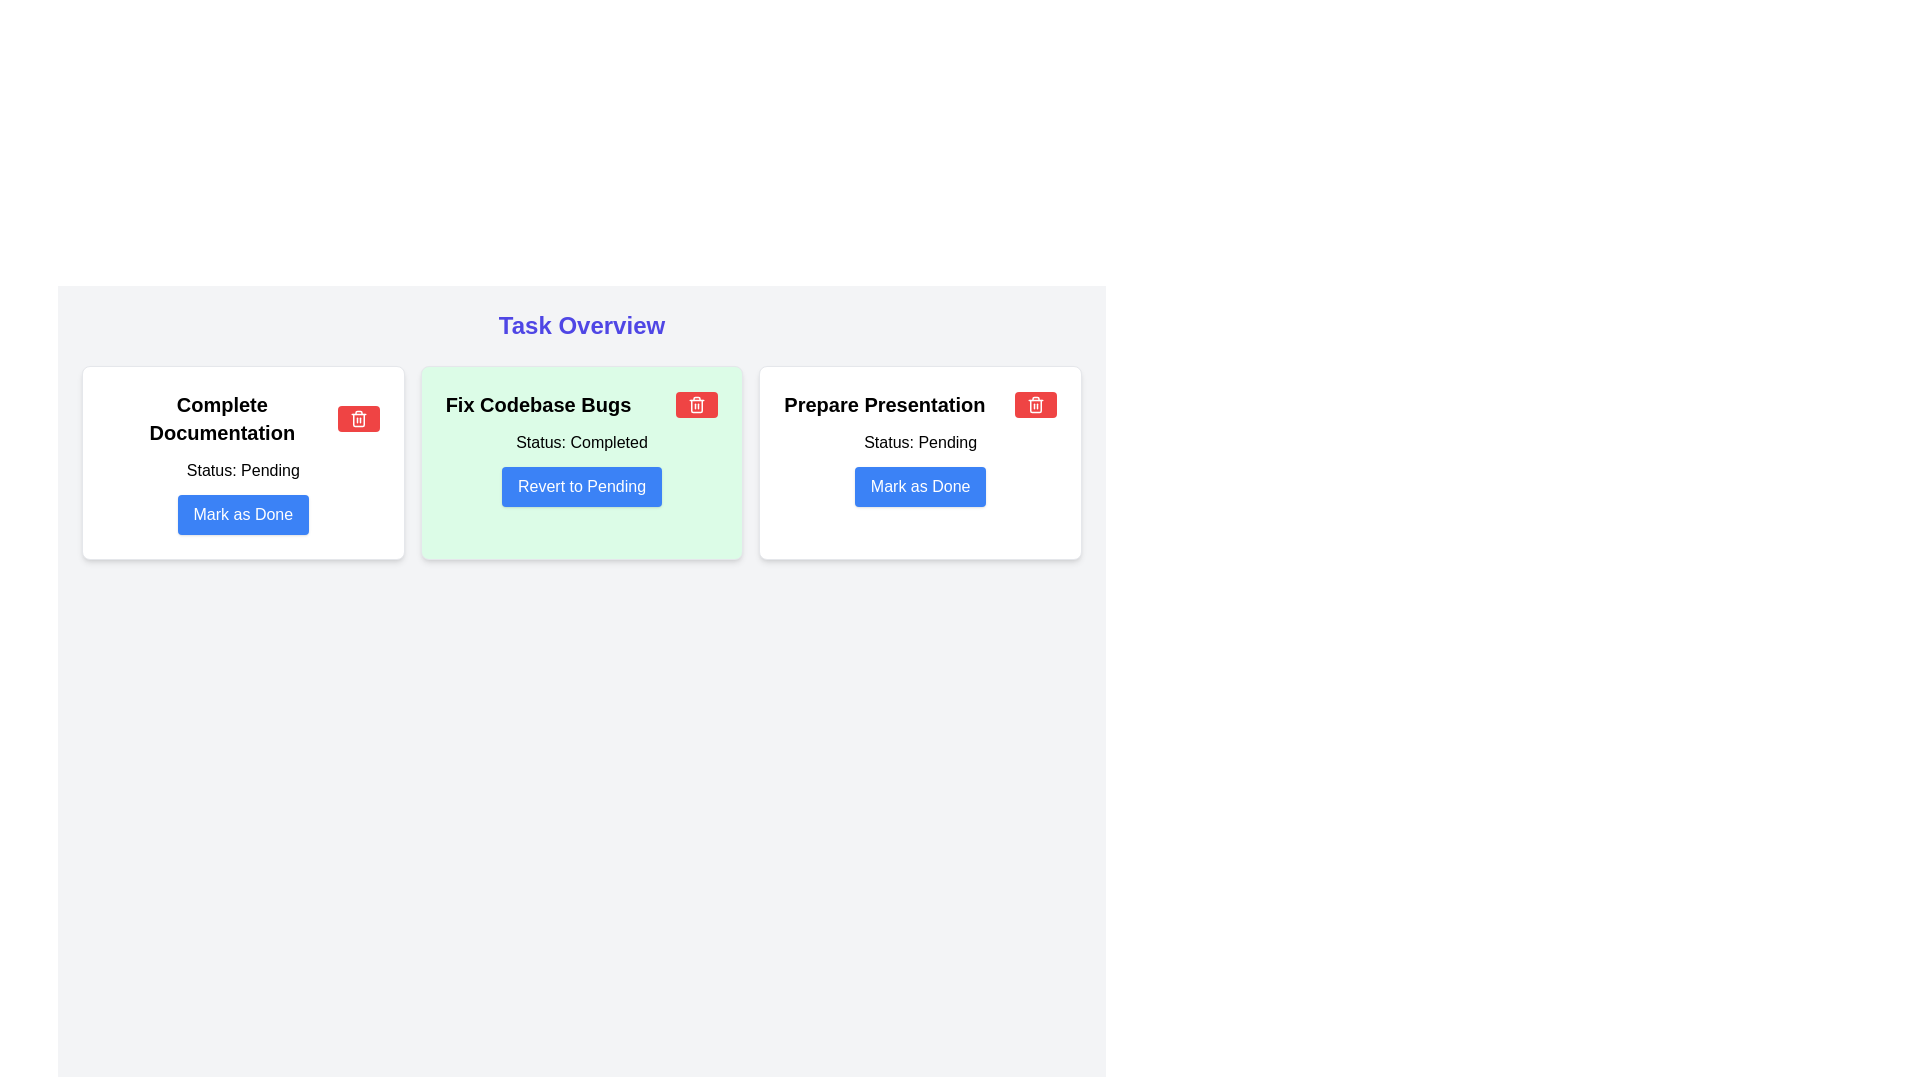  Describe the element at coordinates (358, 419) in the screenshot. I see `the trash can icon represented by the vertical rectangle within the SVG graphics element through tab navigation` at that location.